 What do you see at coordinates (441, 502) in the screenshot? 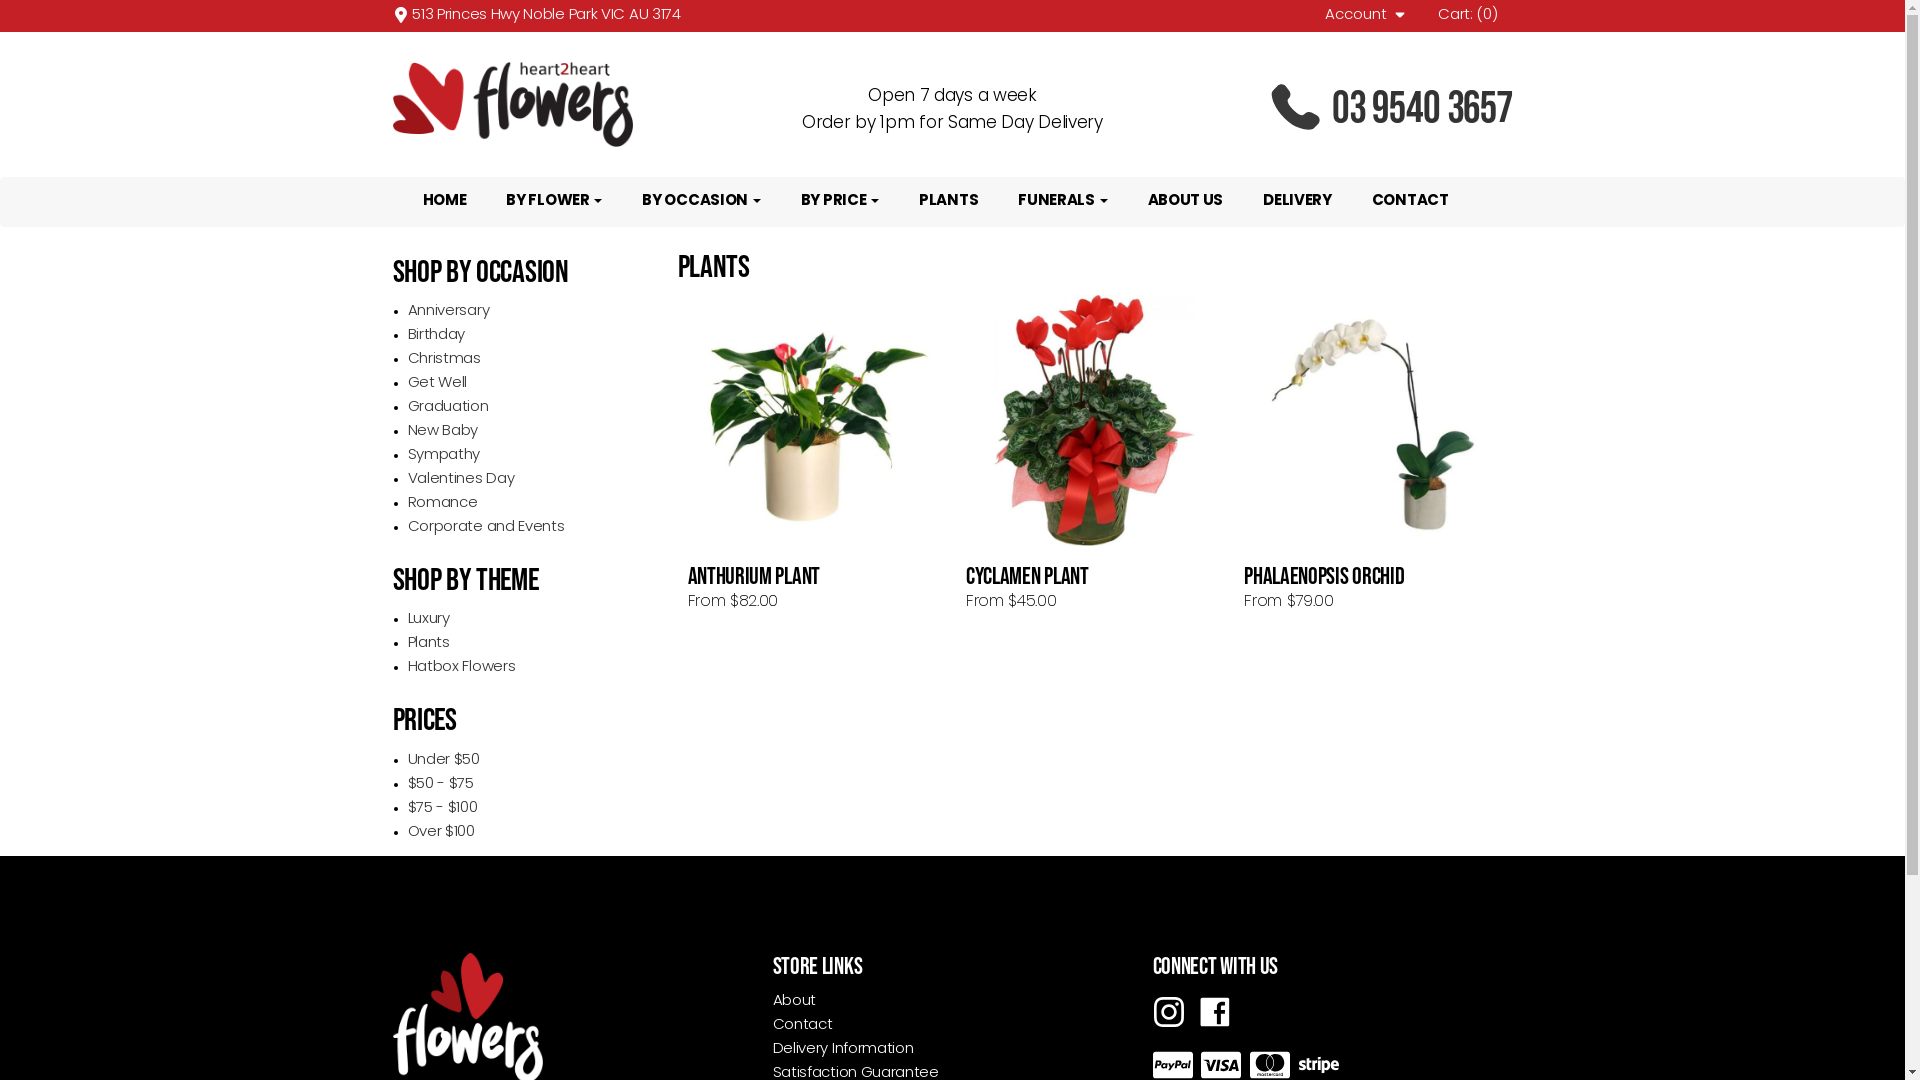
I see `'Romance'` at bounding box center [441, 502].